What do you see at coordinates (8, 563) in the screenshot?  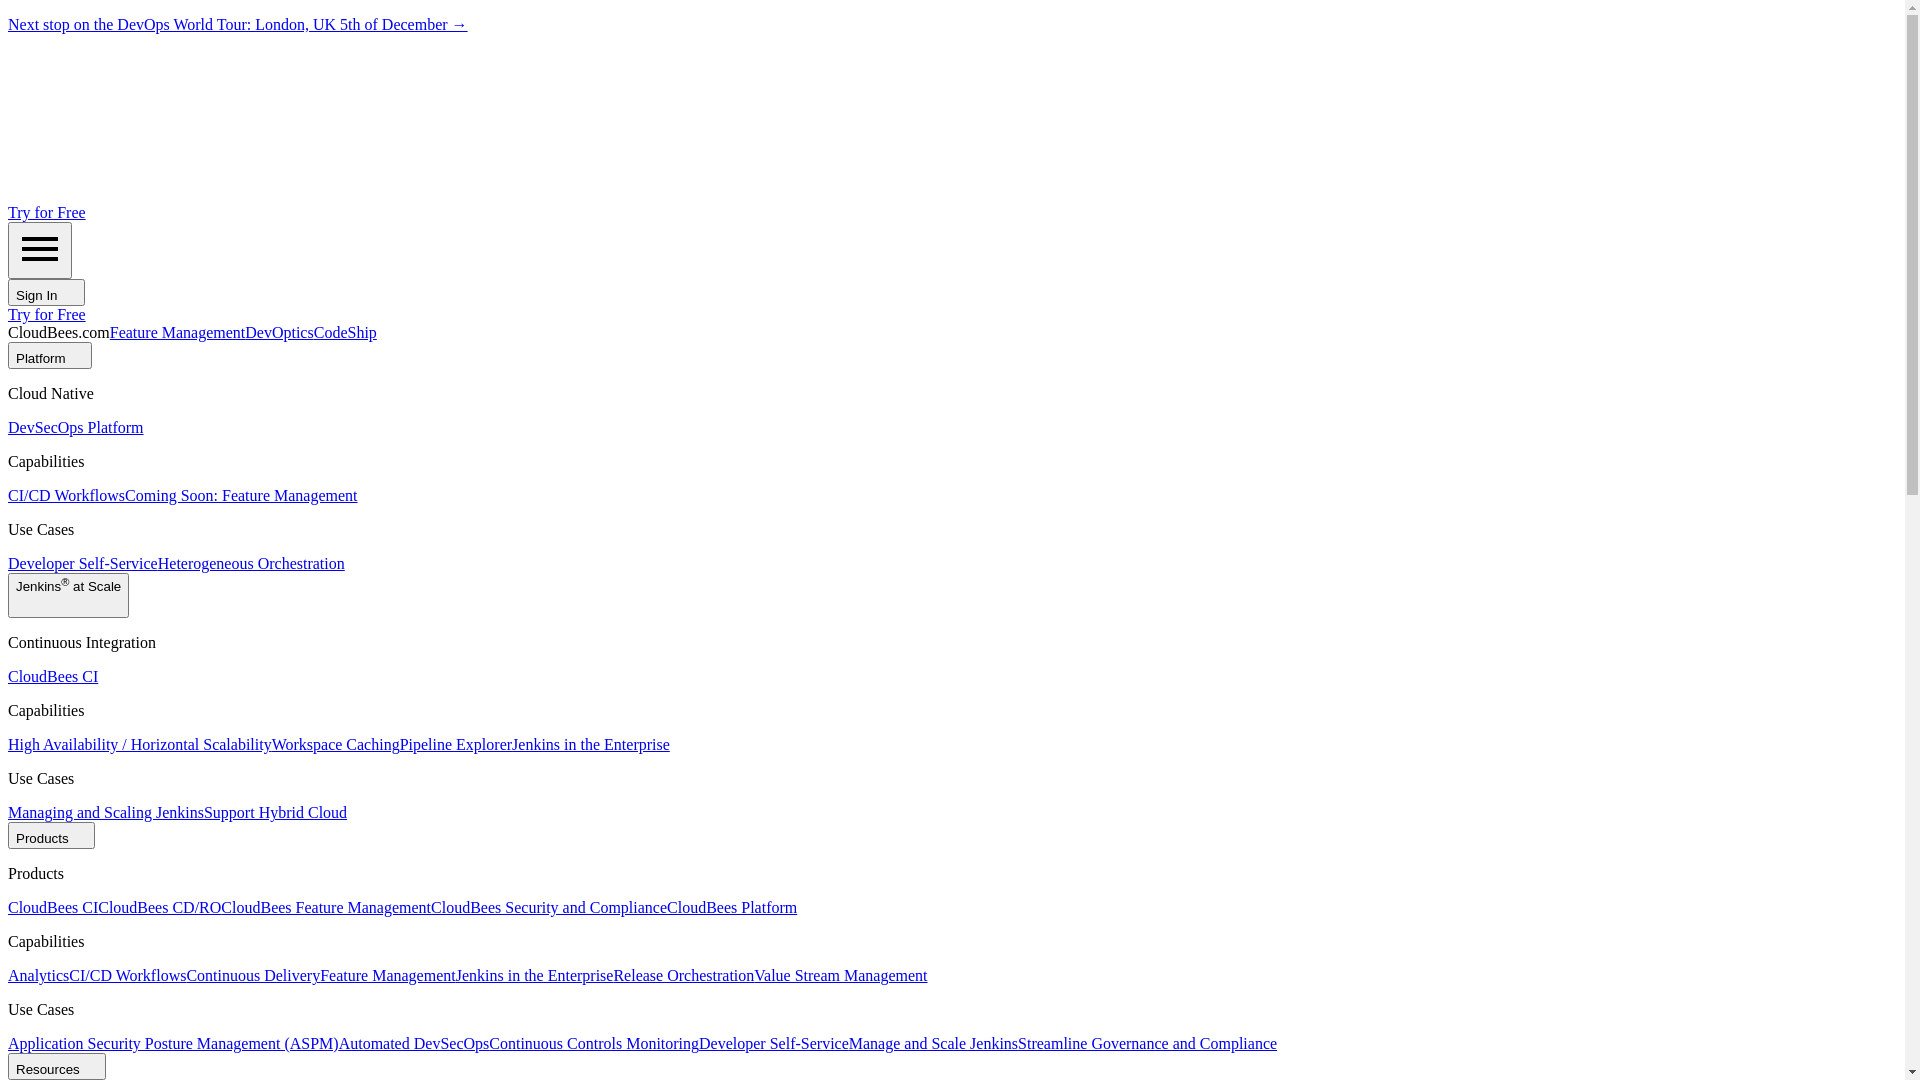 I see `'Developer Self-Service'` at bounding box center [8, 563].